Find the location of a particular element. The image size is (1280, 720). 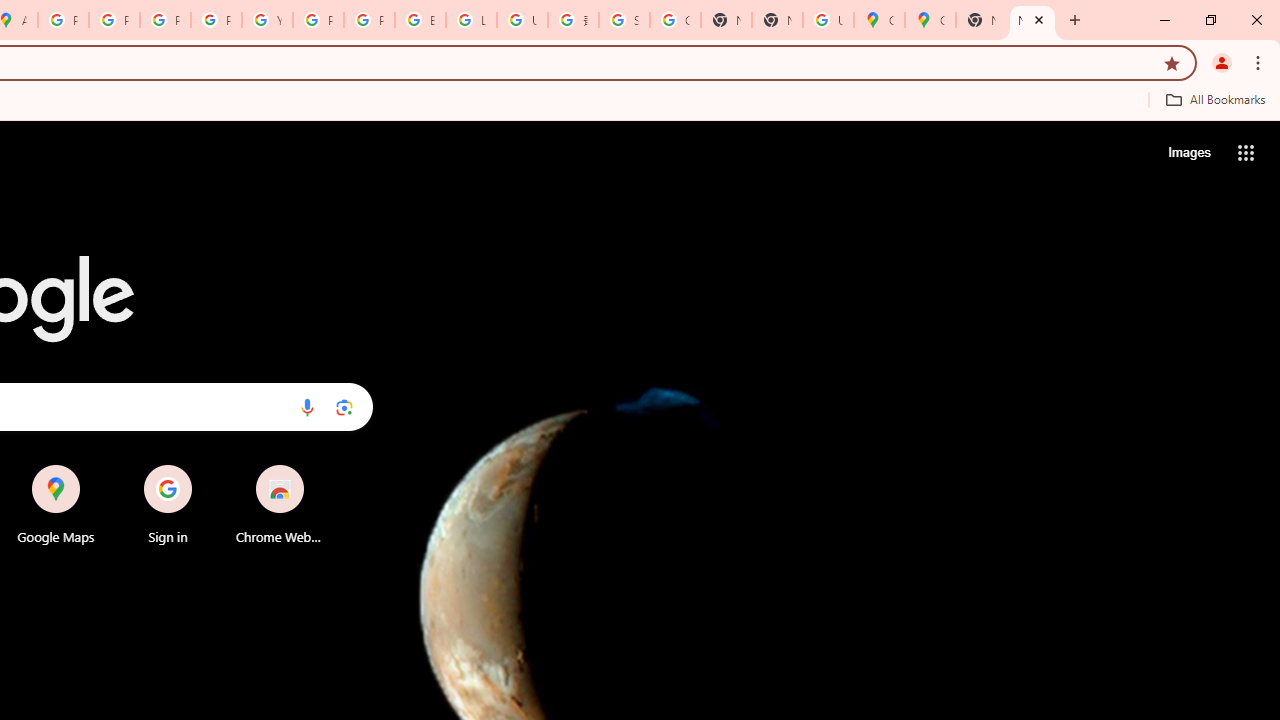

'Google apps' is located at coordinates (1245, 152).